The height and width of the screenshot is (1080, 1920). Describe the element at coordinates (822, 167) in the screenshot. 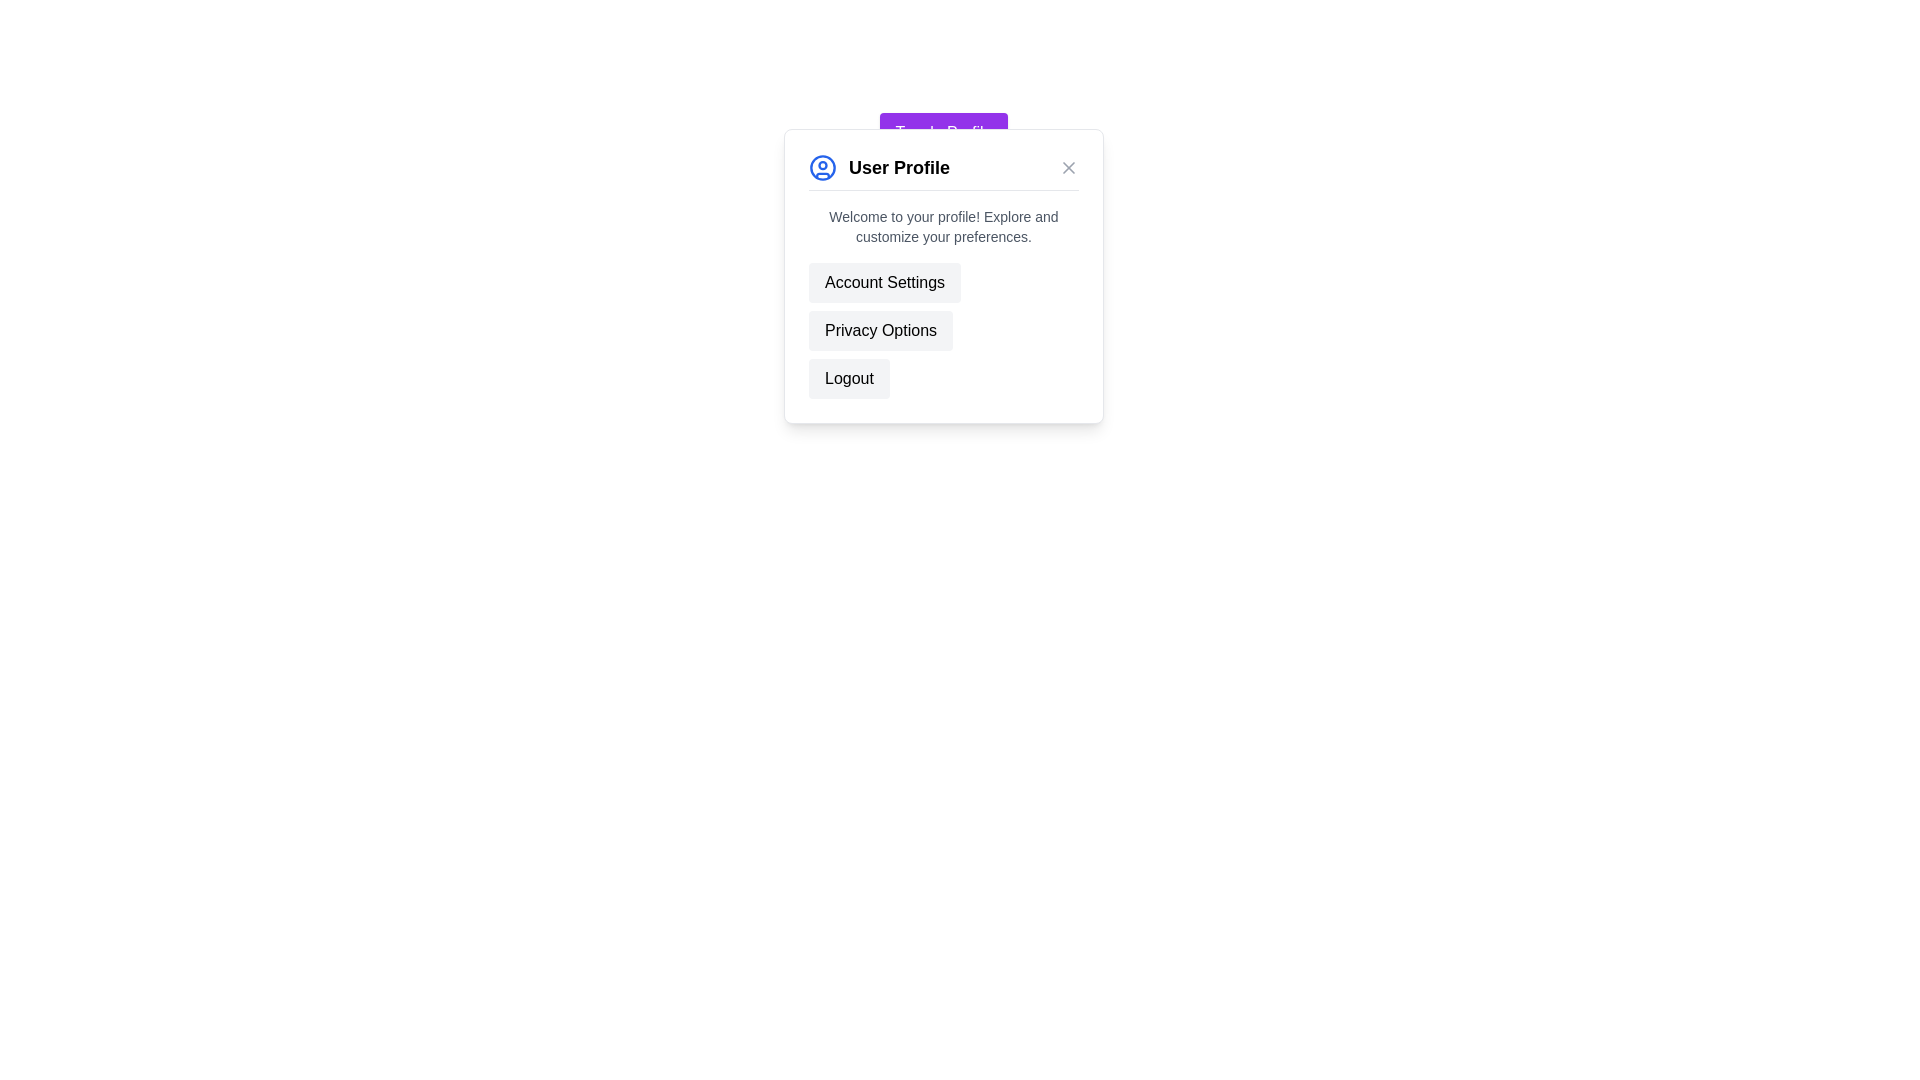

I see `the user profile icon located to the left of the 'User Profile' text, positioned at the top-center of the interface` at that location.